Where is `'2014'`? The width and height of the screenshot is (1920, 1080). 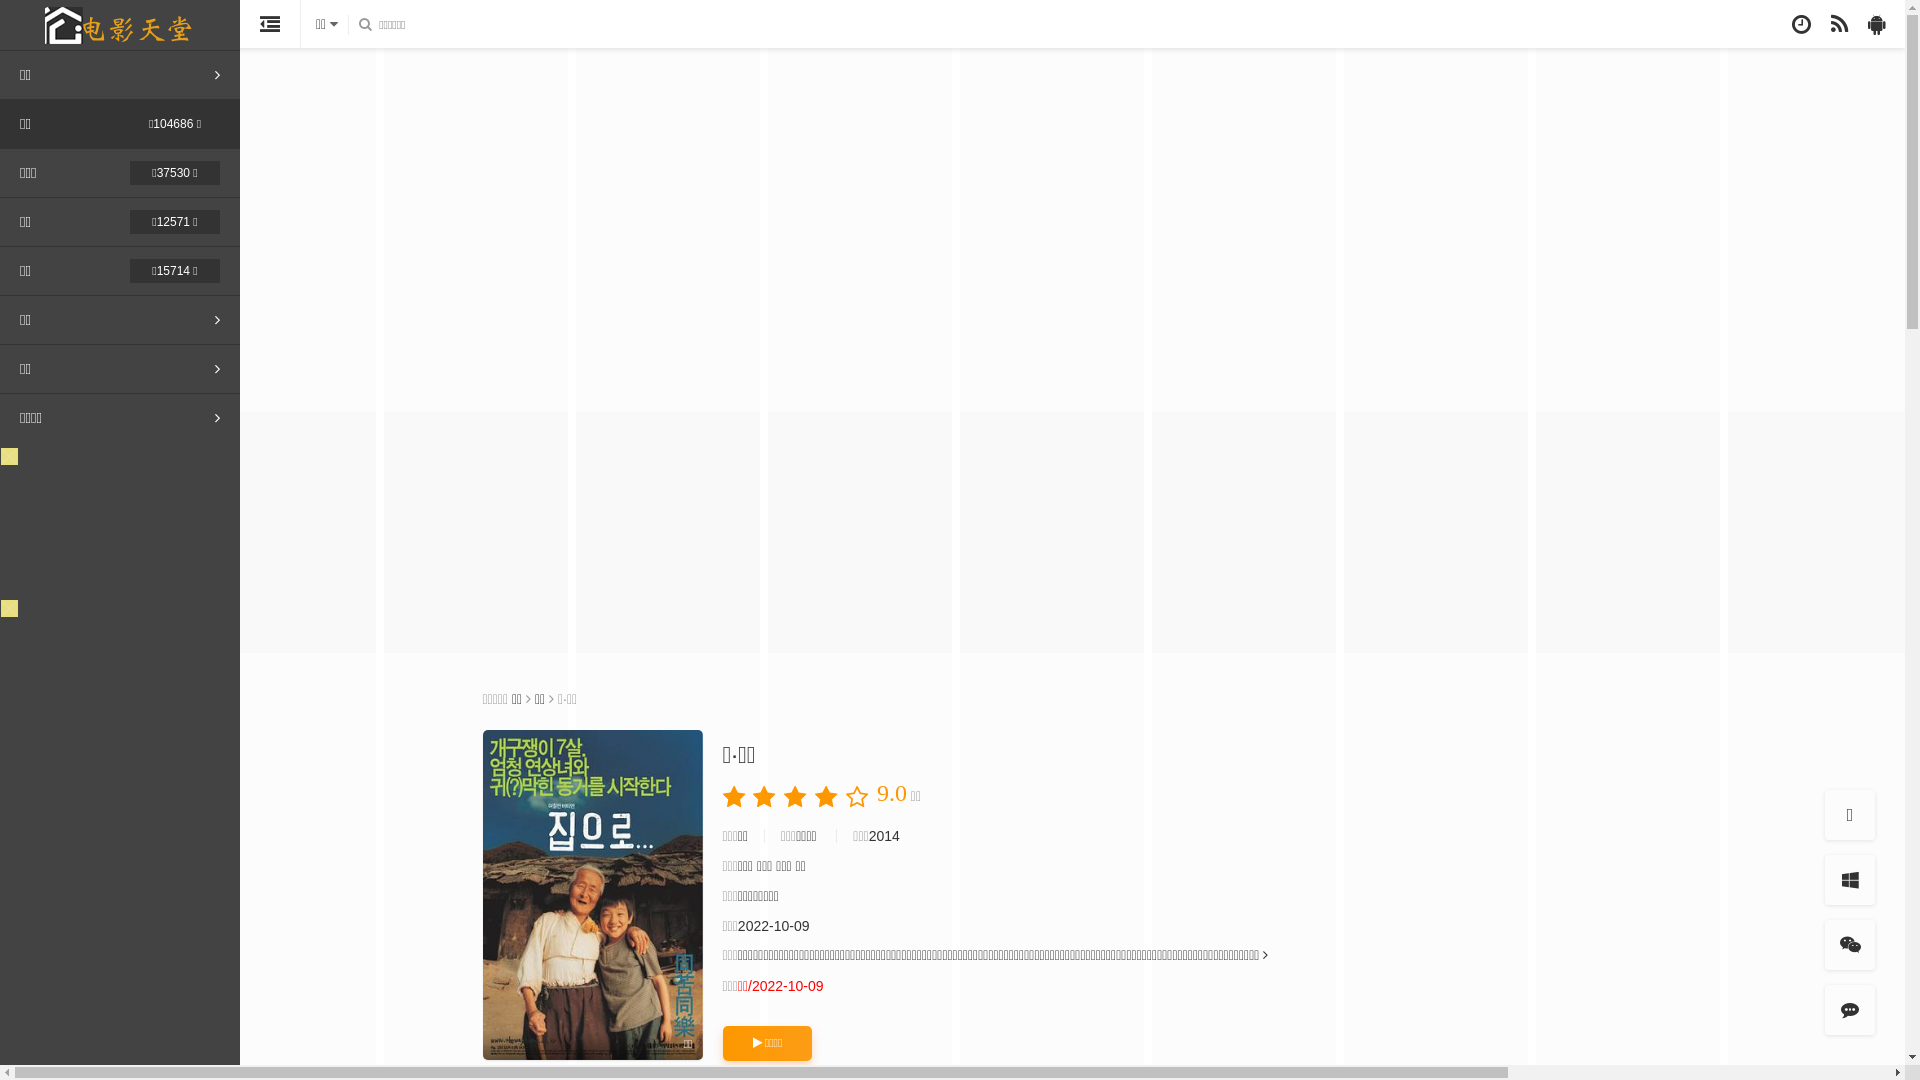
'2014' is located at coordinates (883, 836).